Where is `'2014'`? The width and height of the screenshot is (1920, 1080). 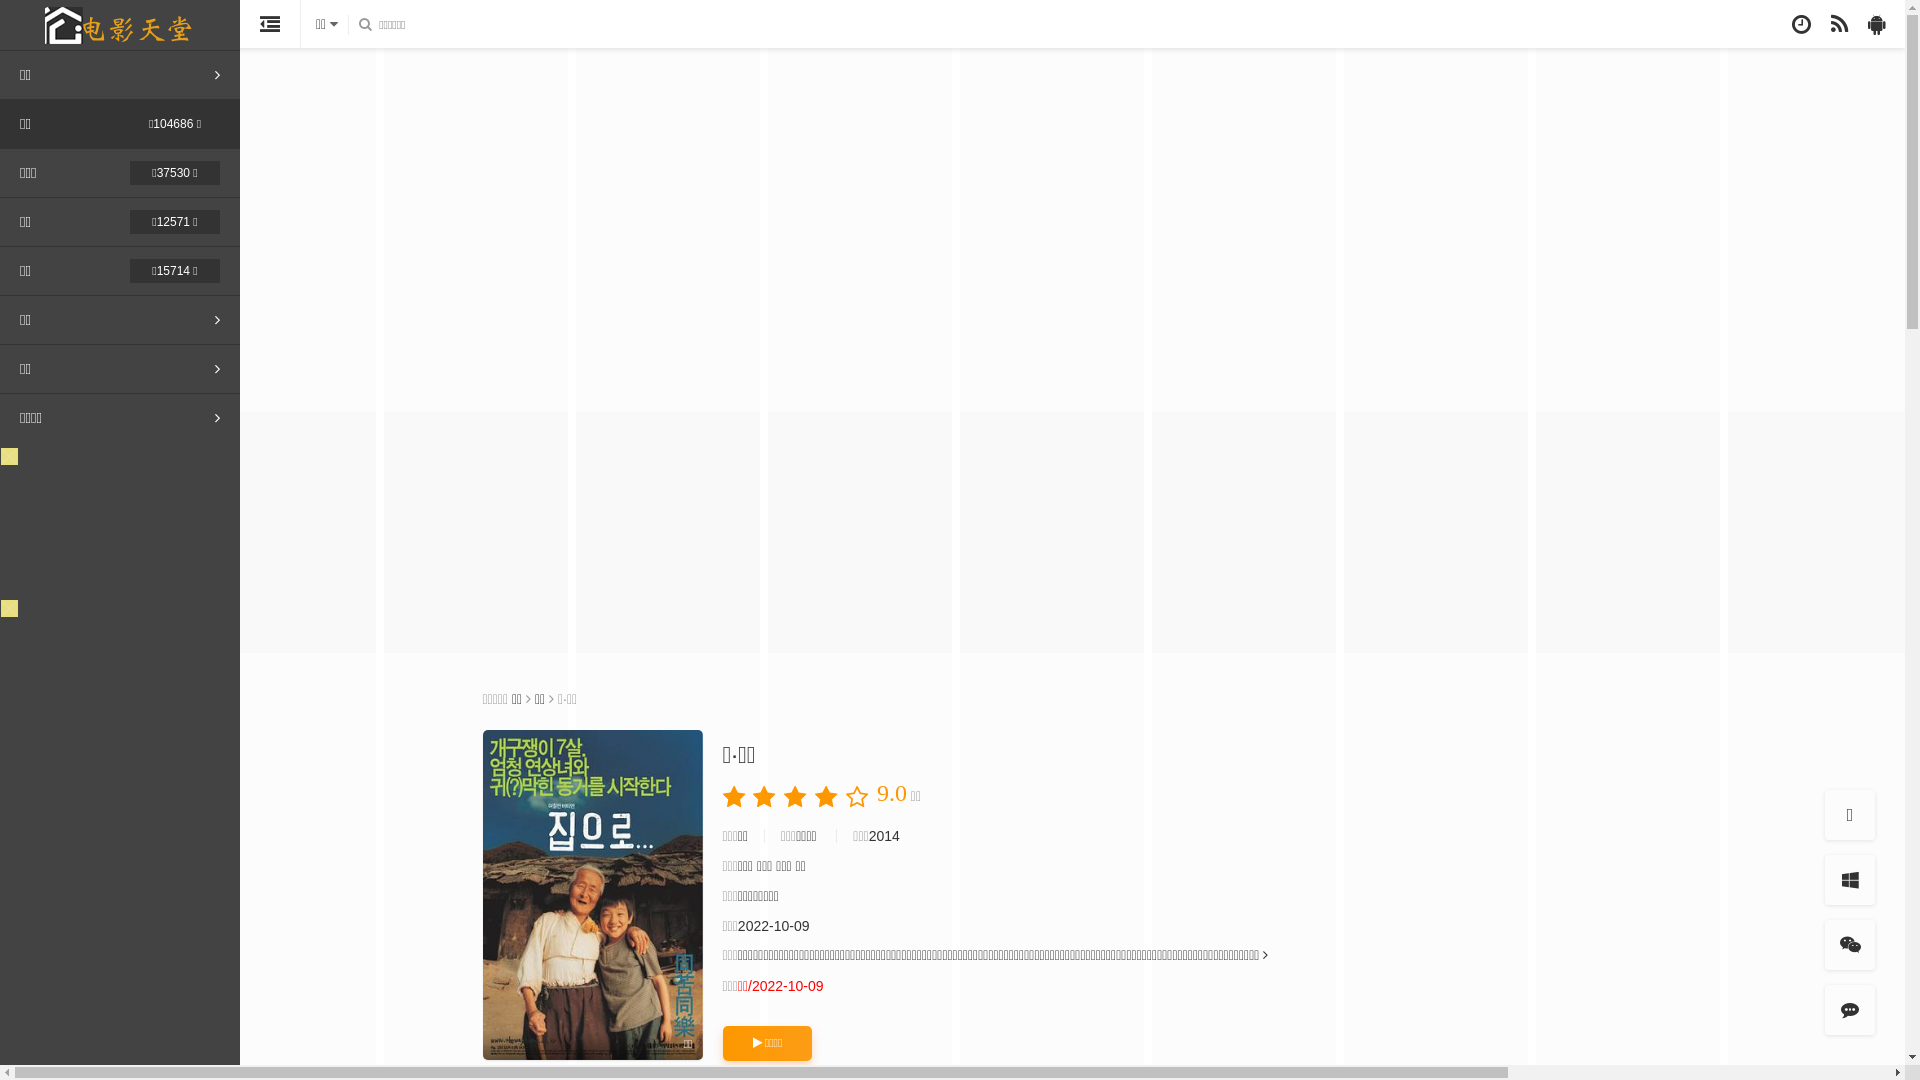
'2014' is located at coordinates (883, 836).